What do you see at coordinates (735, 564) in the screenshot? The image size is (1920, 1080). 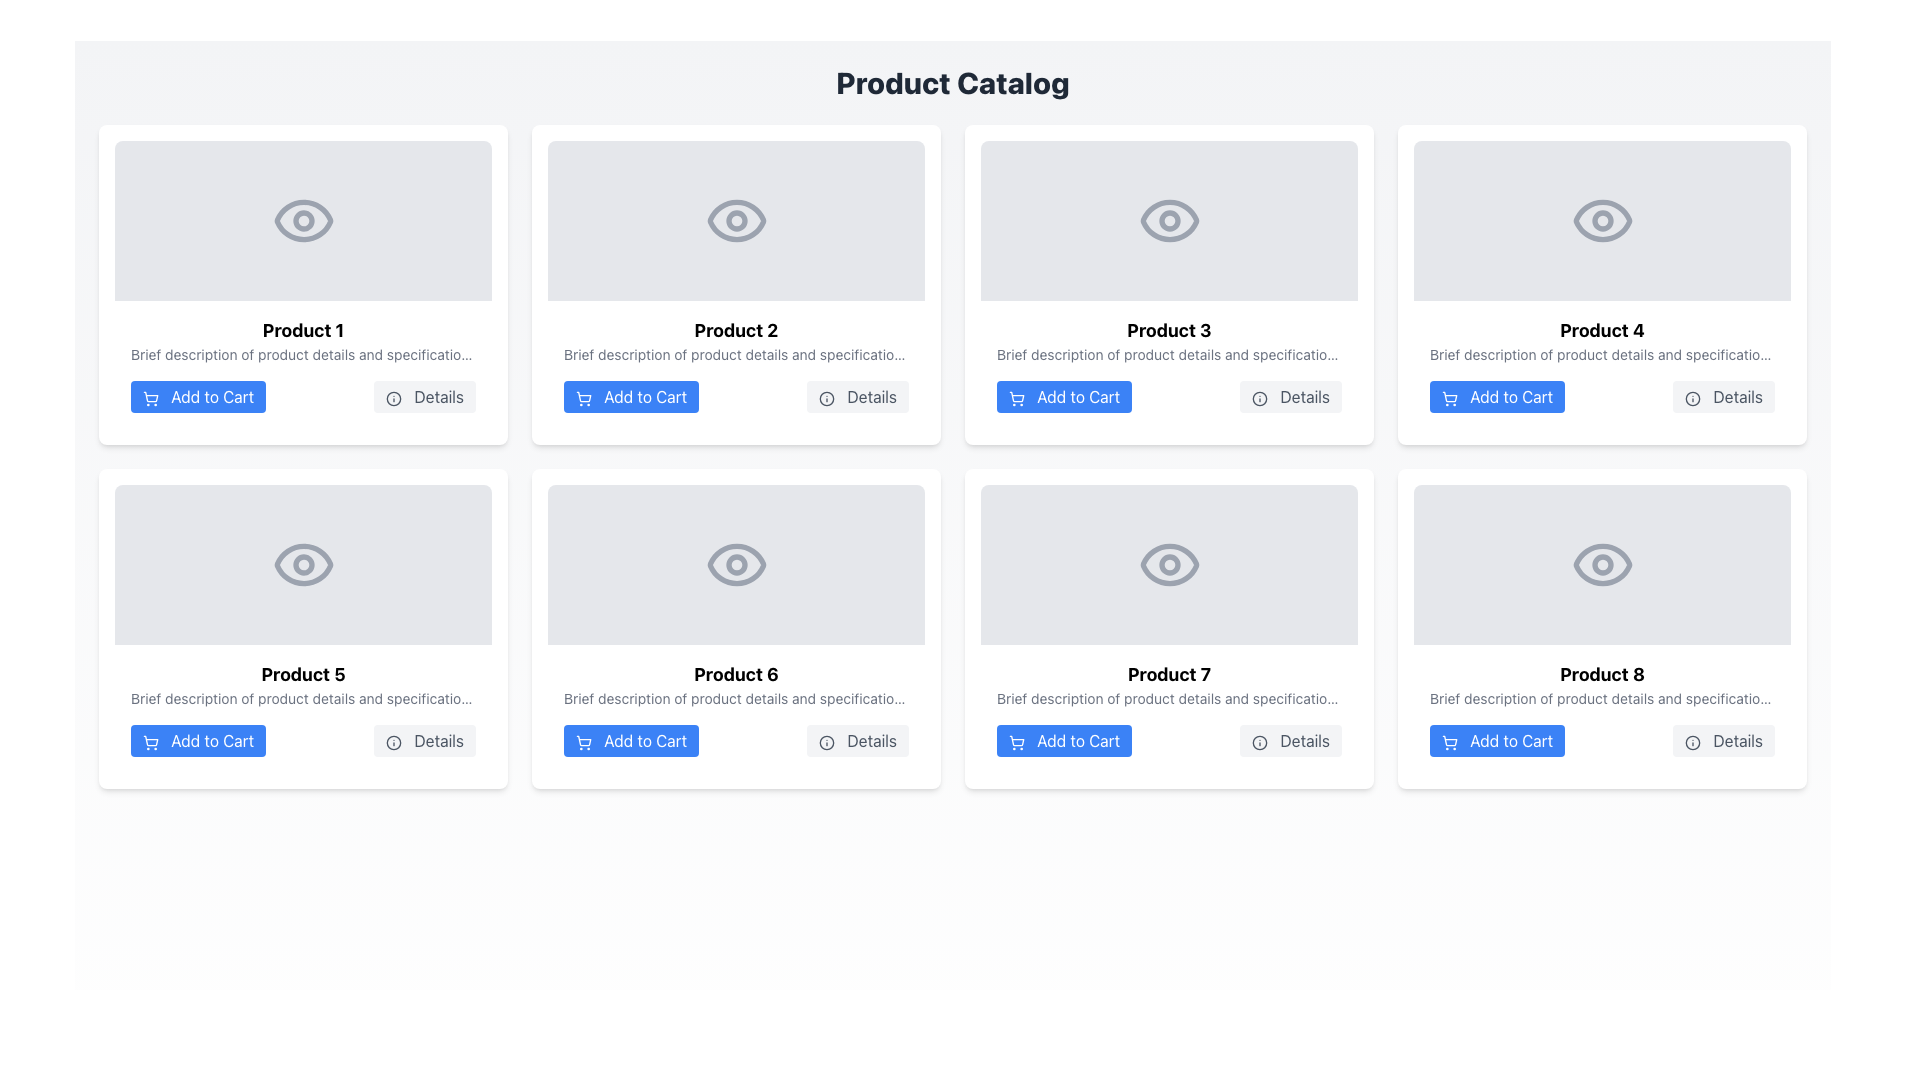 I see `the visibility icon for 'Product 6' located in the second row and second column of the product card grid by clicking on it` at bounding box center [735, 564].